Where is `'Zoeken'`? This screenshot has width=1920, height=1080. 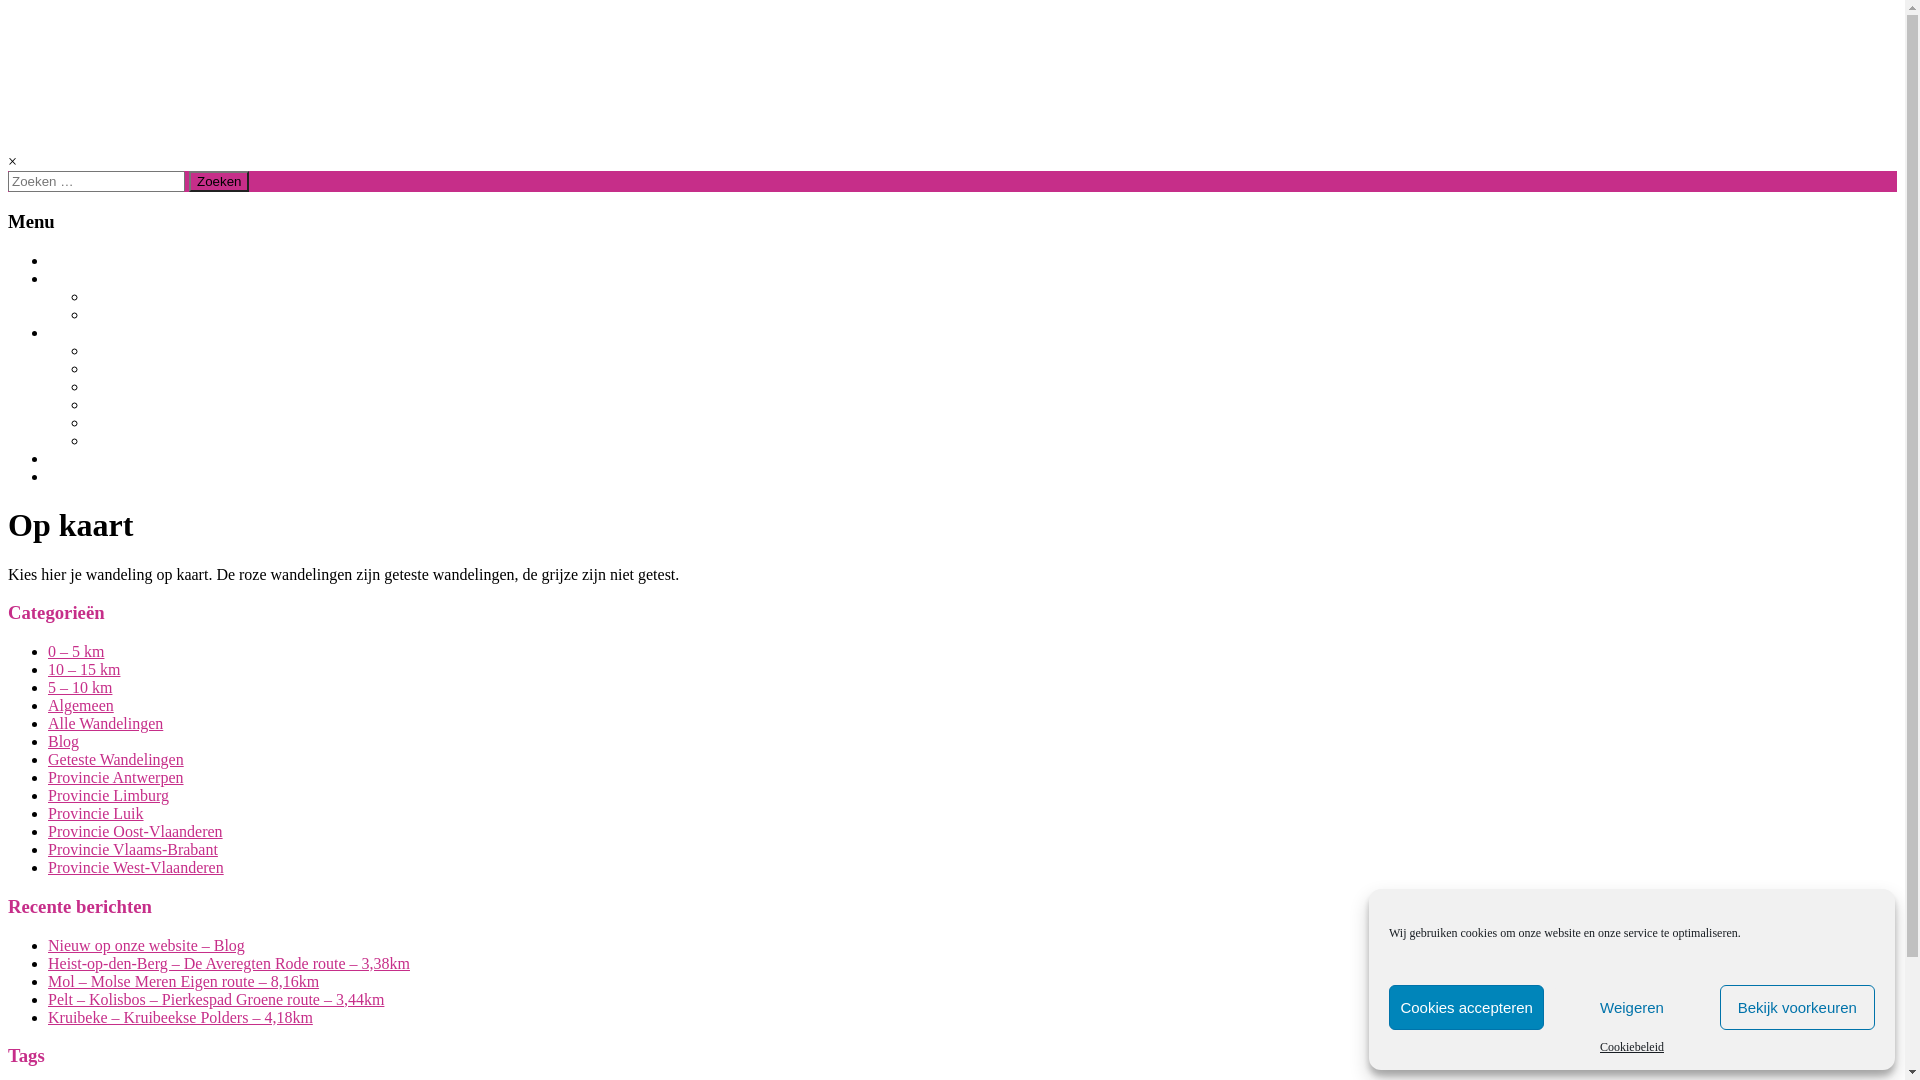 'Zoeken' is located at coordinates (219, 181).